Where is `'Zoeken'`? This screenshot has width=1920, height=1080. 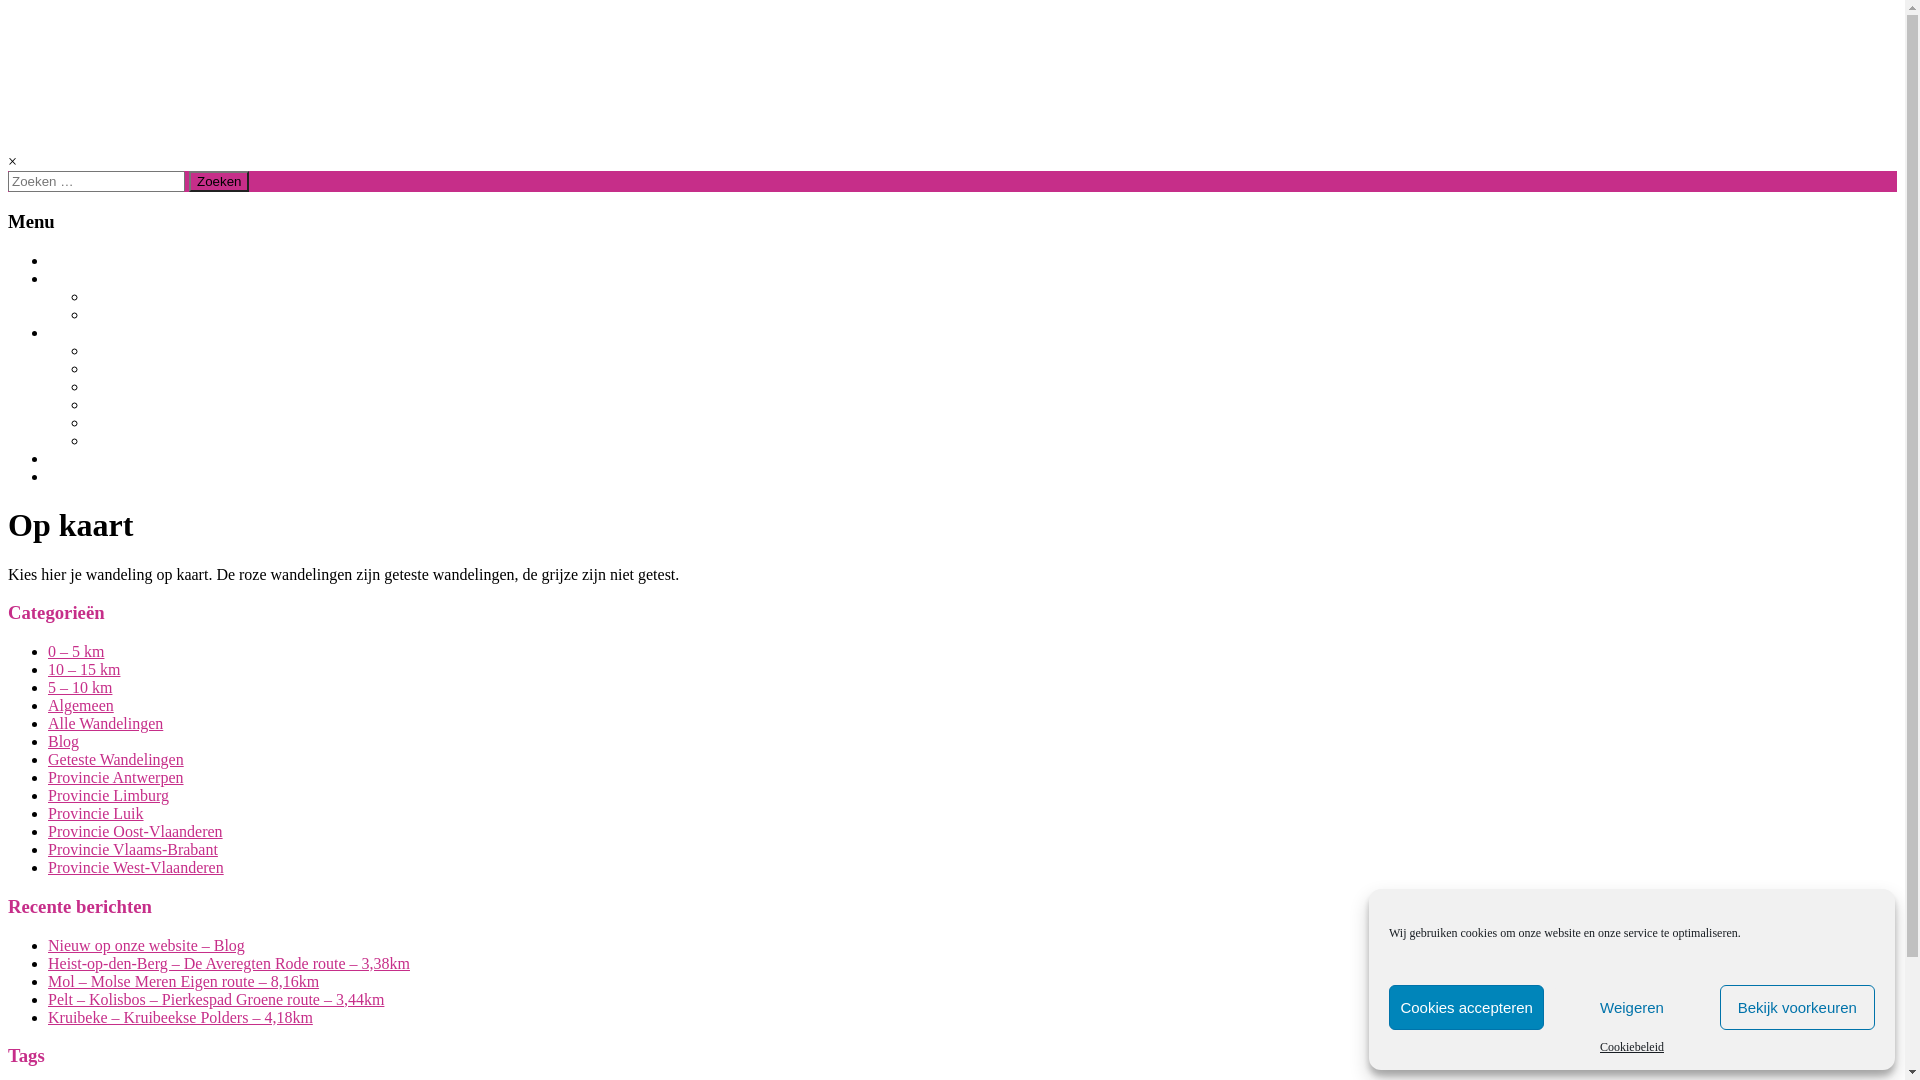 'Zoeken' is located at coordinates (219, 181).